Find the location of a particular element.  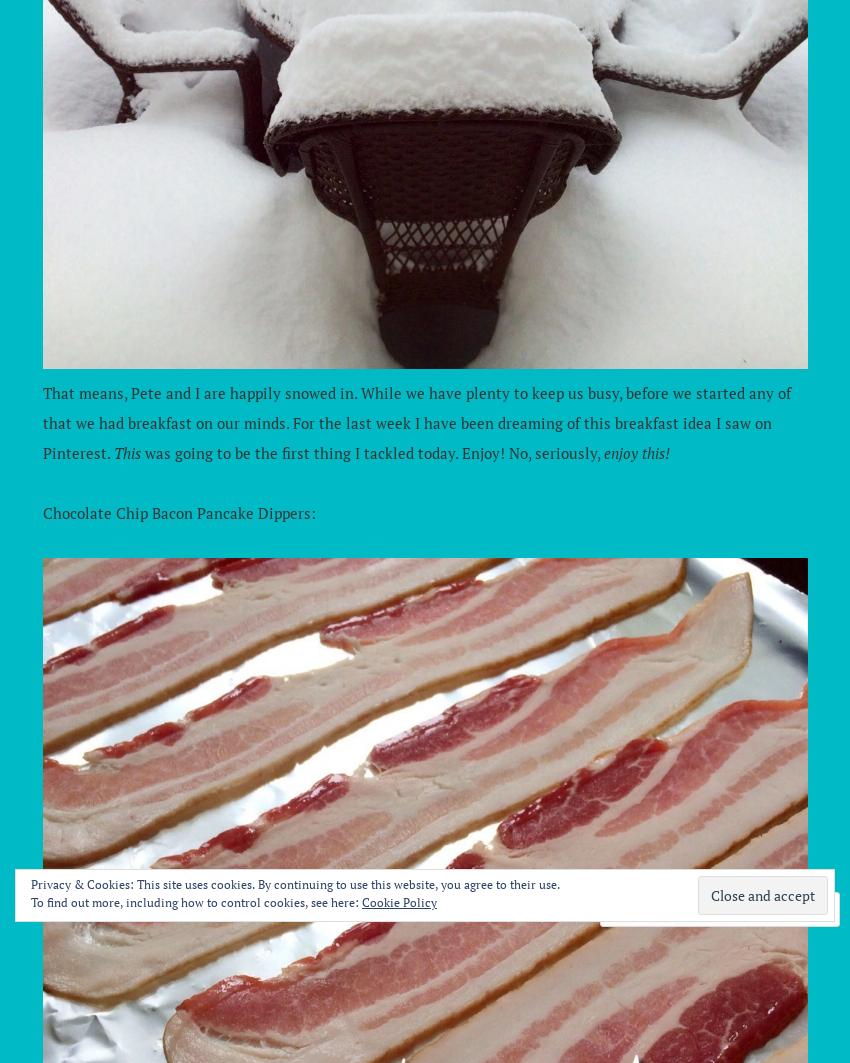

'enjoy this!' is located at coordinates (601, 453).